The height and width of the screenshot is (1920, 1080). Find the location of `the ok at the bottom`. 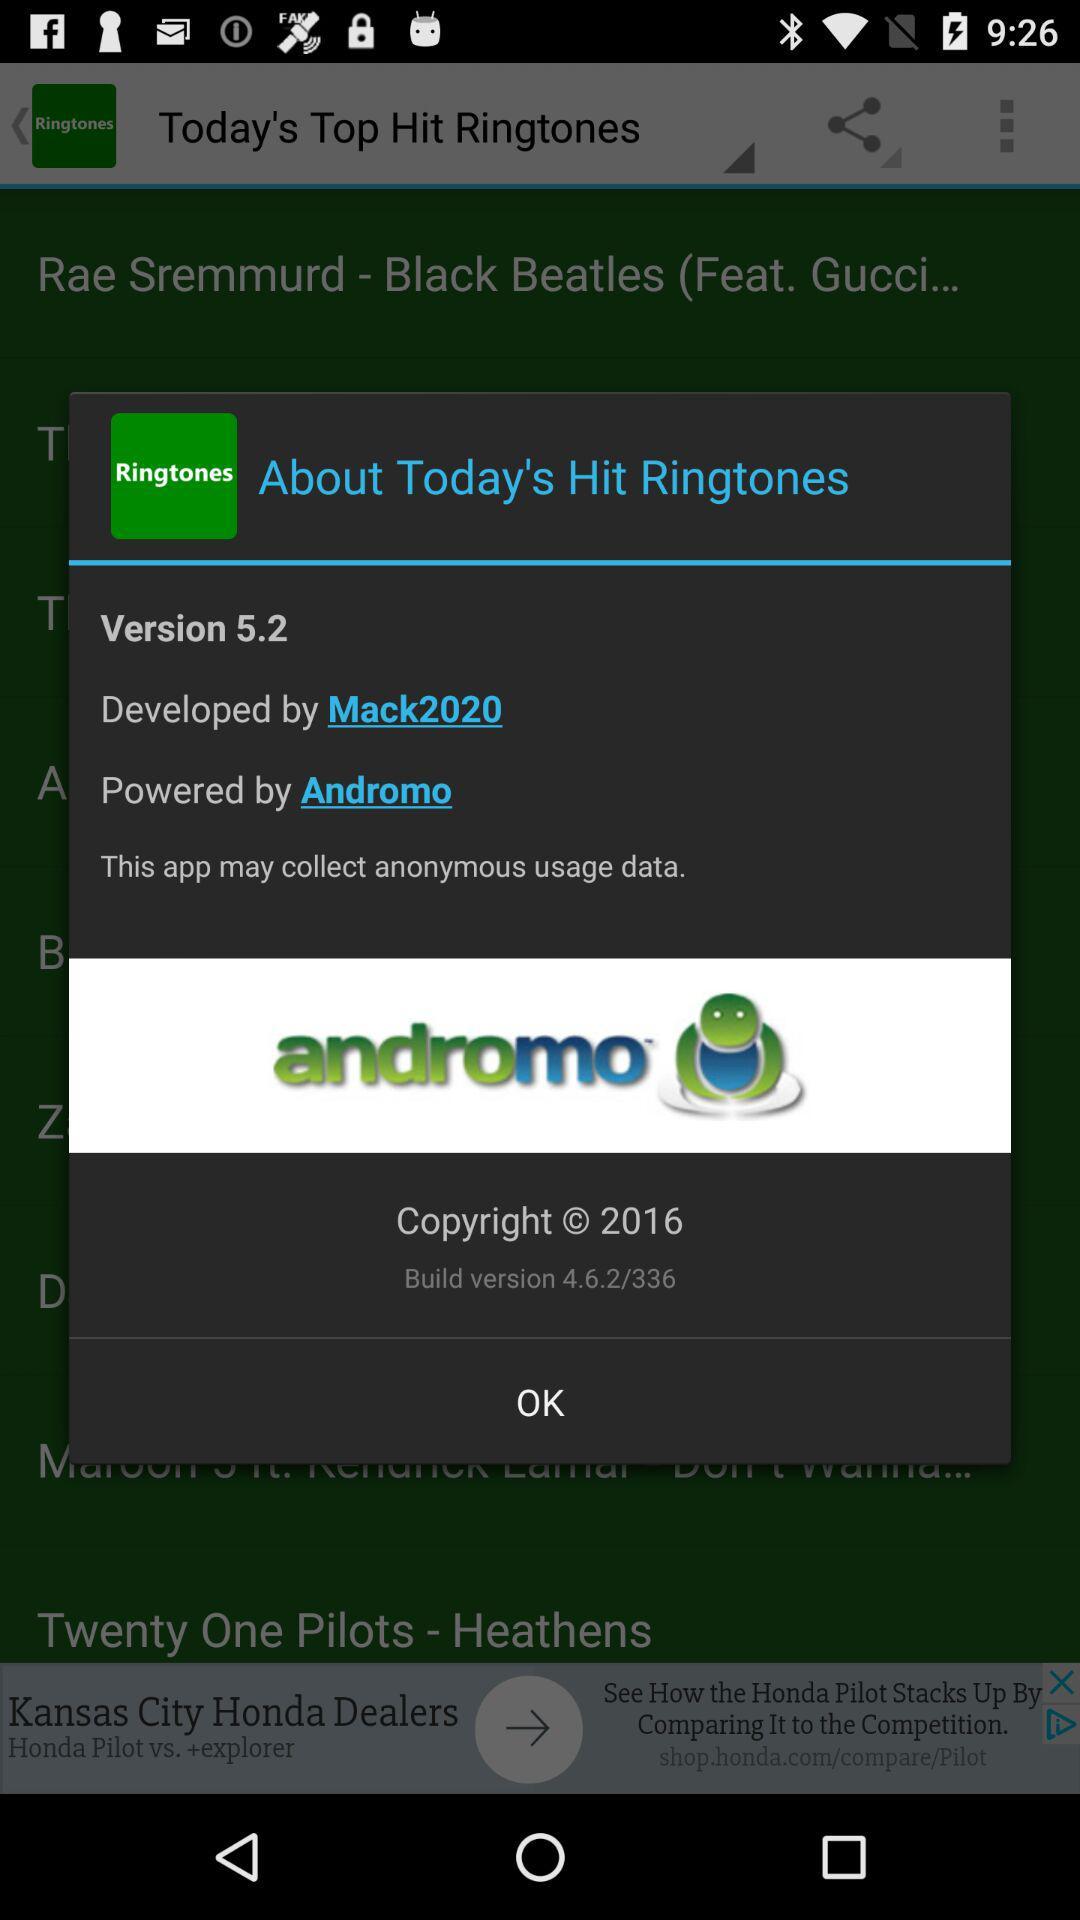

the ok at the bottom is located at coordinates (540, 1400).